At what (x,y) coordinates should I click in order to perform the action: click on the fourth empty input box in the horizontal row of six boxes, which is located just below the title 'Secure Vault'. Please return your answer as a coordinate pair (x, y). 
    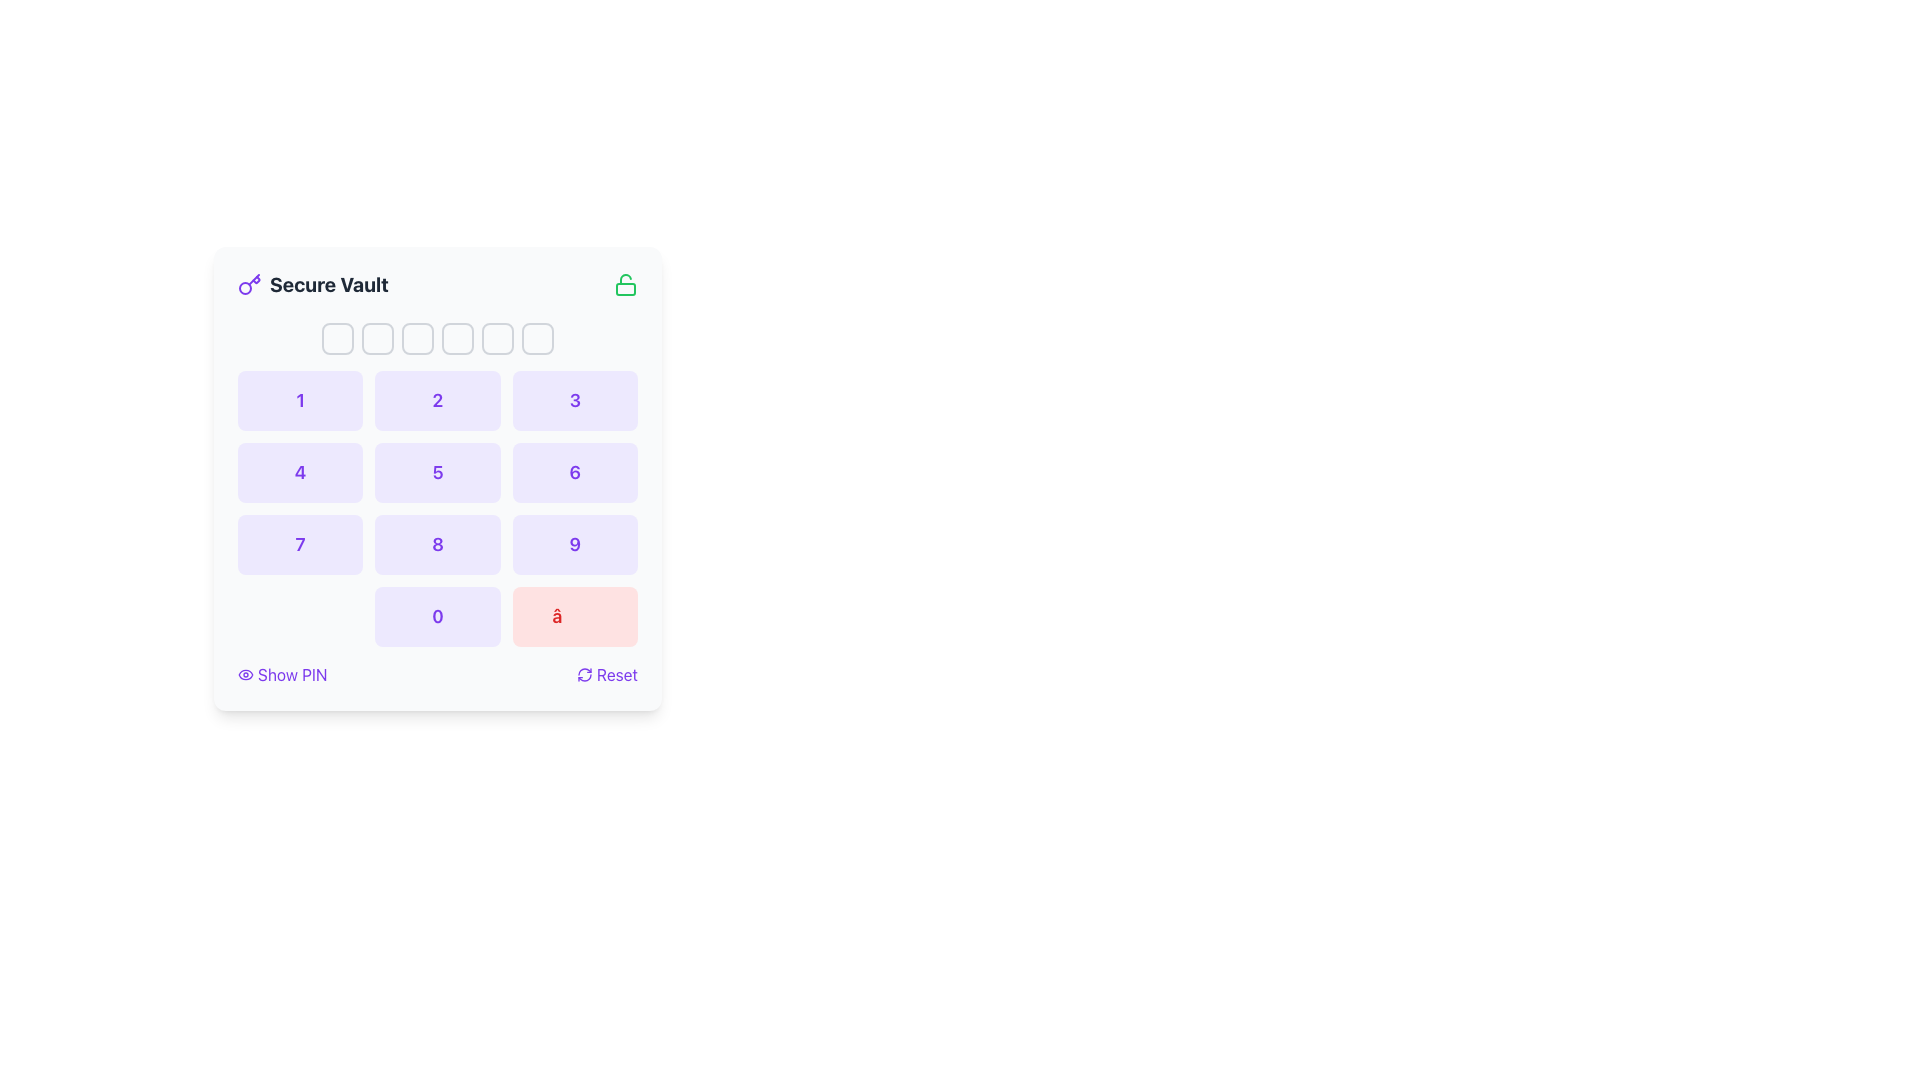
    Looking at the image, I should click on (456, 338).